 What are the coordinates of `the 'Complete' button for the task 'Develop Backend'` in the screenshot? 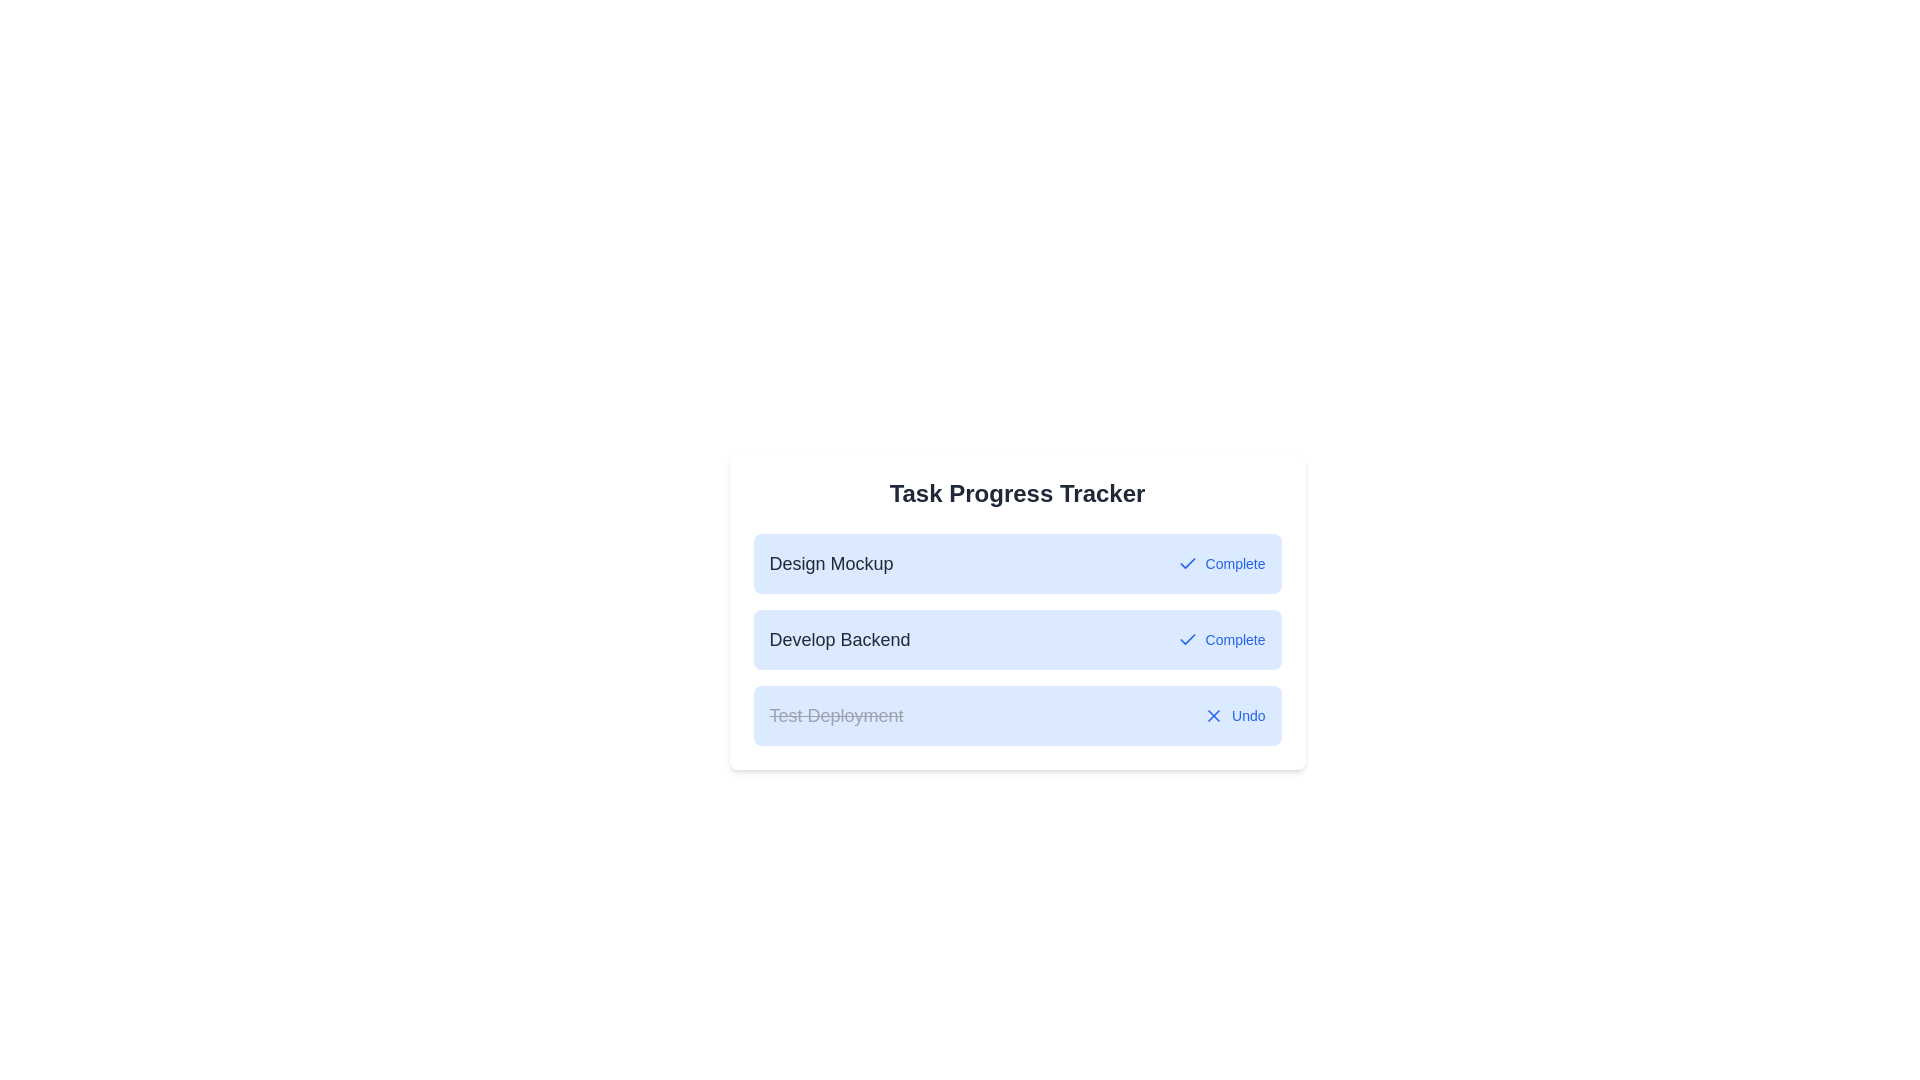 It's located at (1220, 640).